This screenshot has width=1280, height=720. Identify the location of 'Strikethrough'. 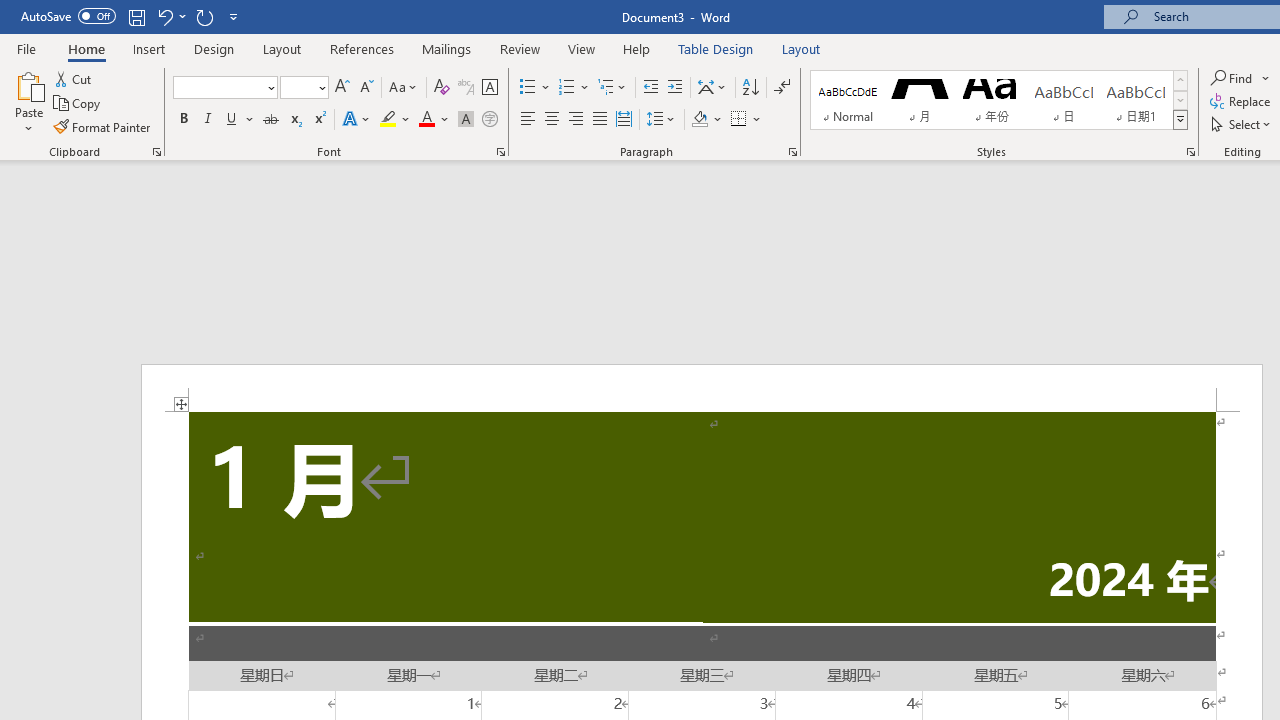
(269, 119).